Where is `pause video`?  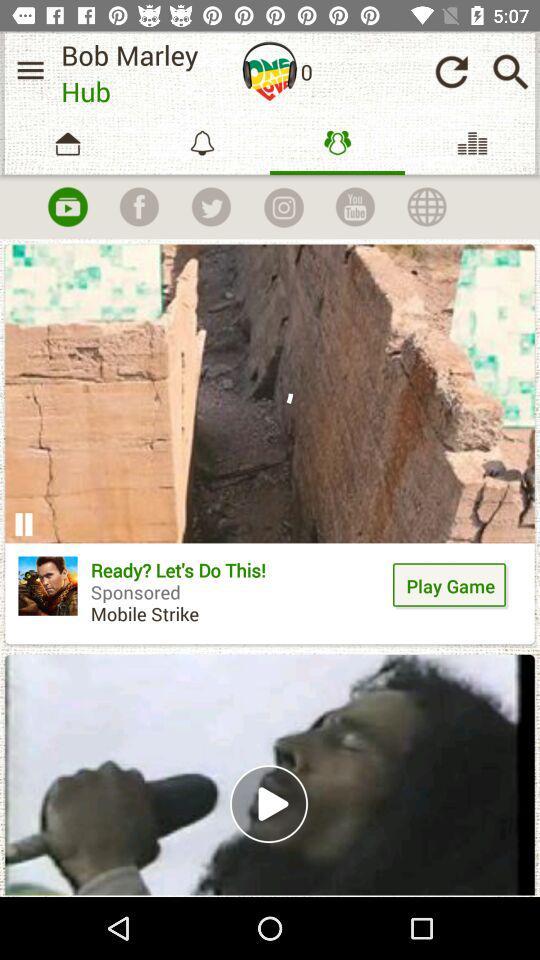
pause video is located at coordinates (22, 523).